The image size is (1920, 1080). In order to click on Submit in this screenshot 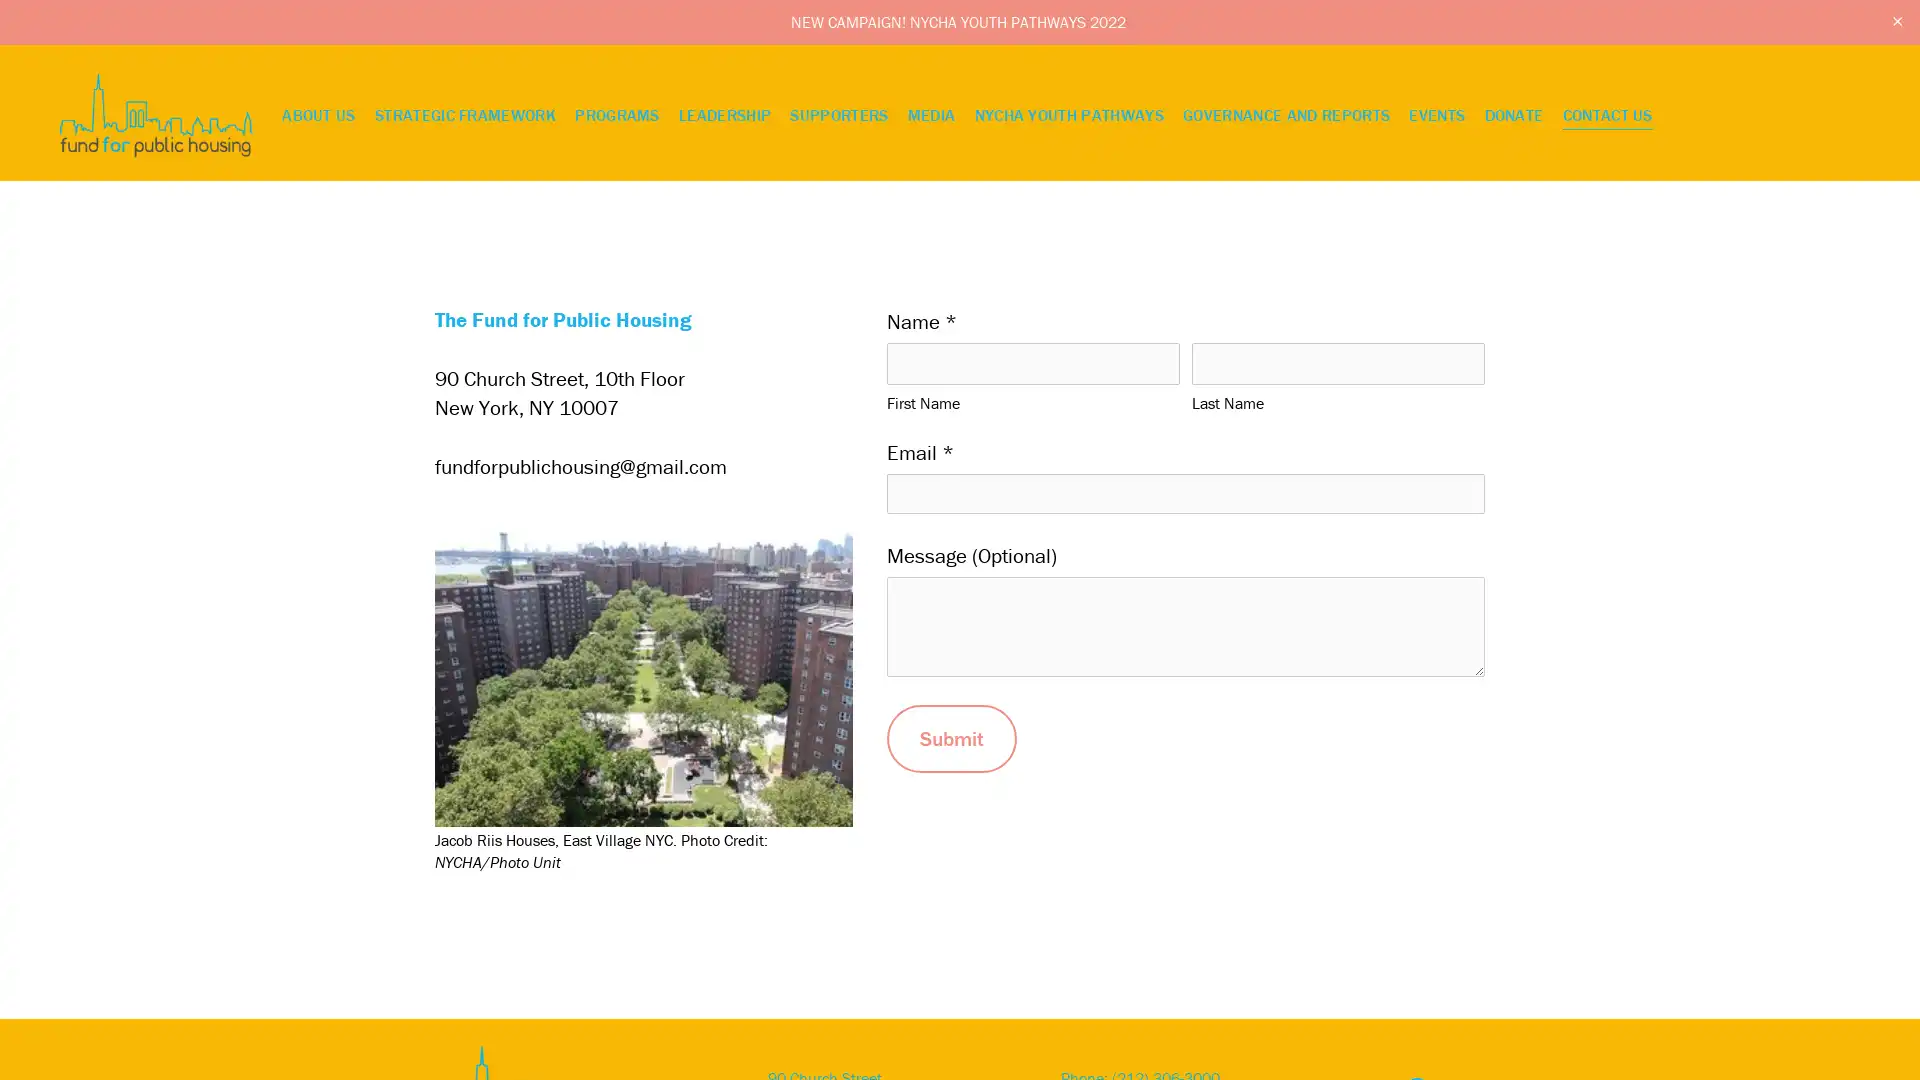, I will do `click(950, 738)`.